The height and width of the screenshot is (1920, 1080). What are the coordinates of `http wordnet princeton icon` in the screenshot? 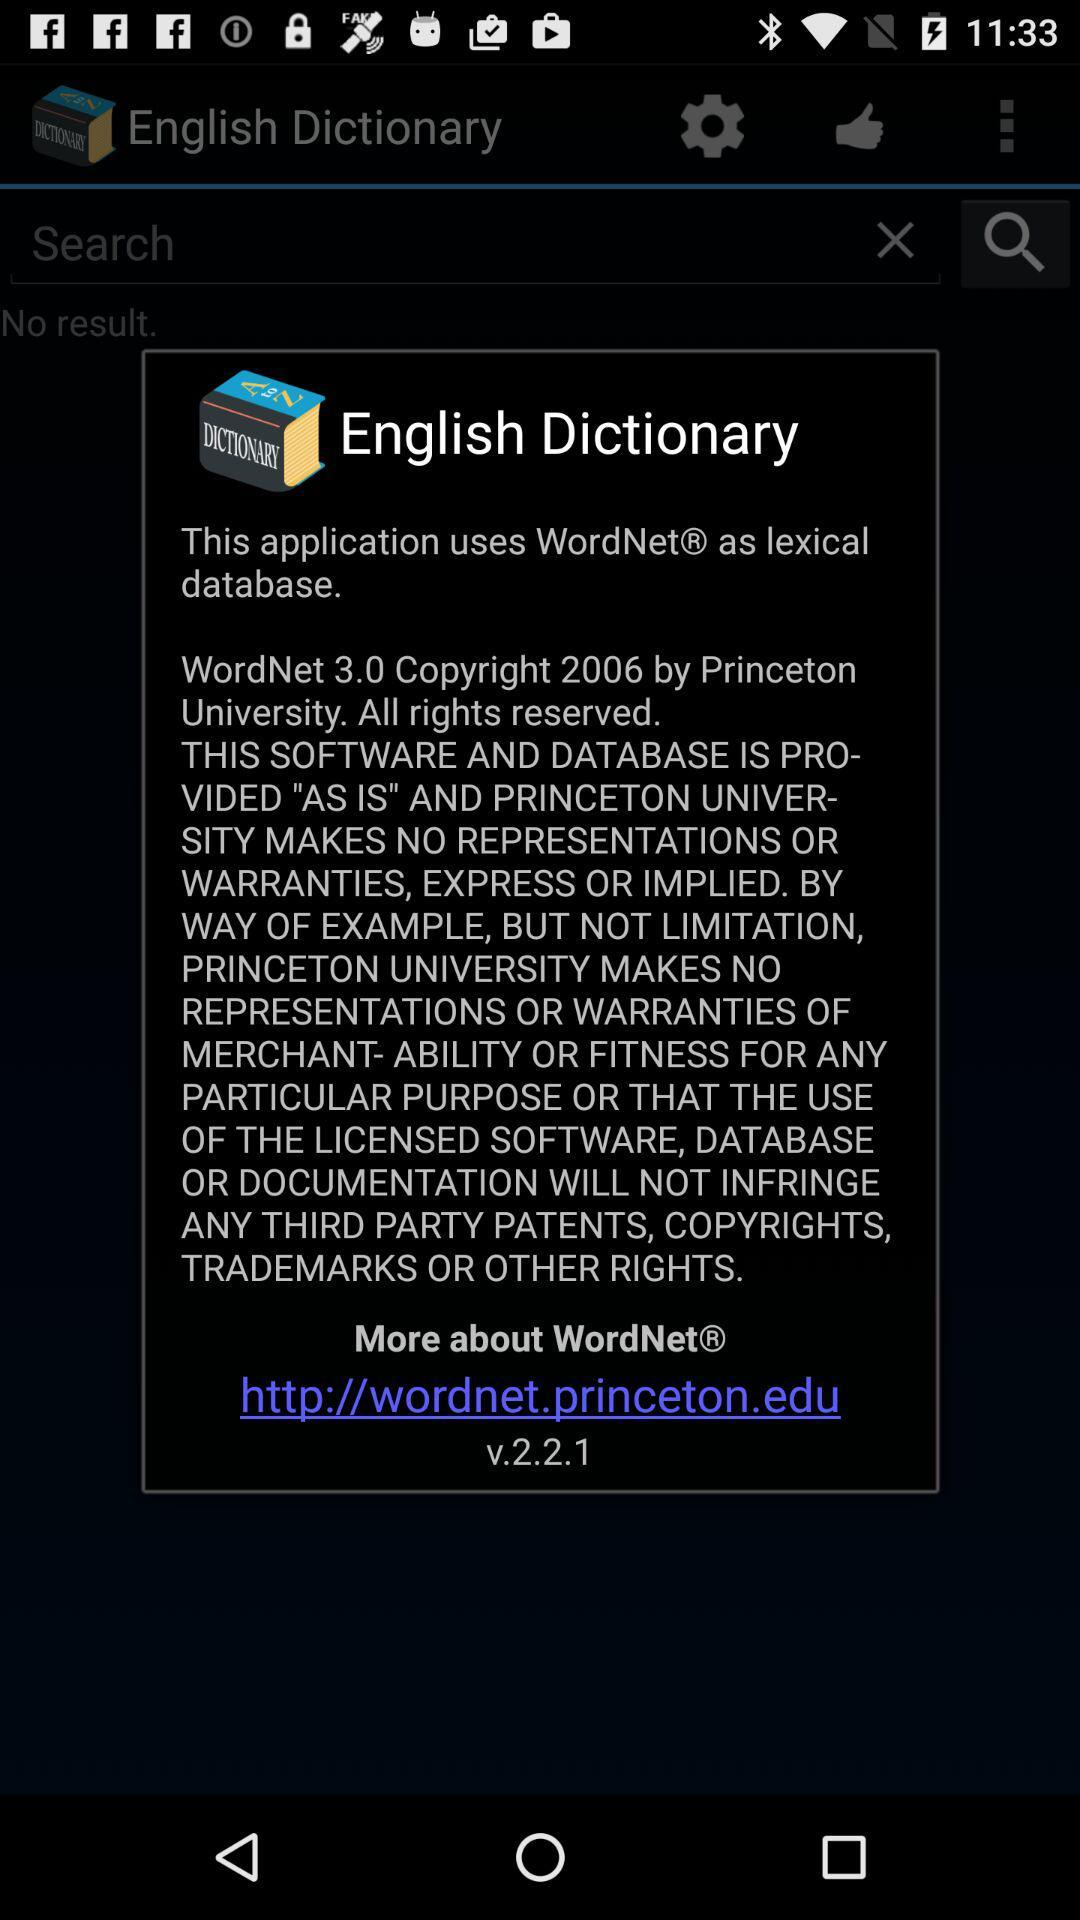 It's located at (540, 1392).